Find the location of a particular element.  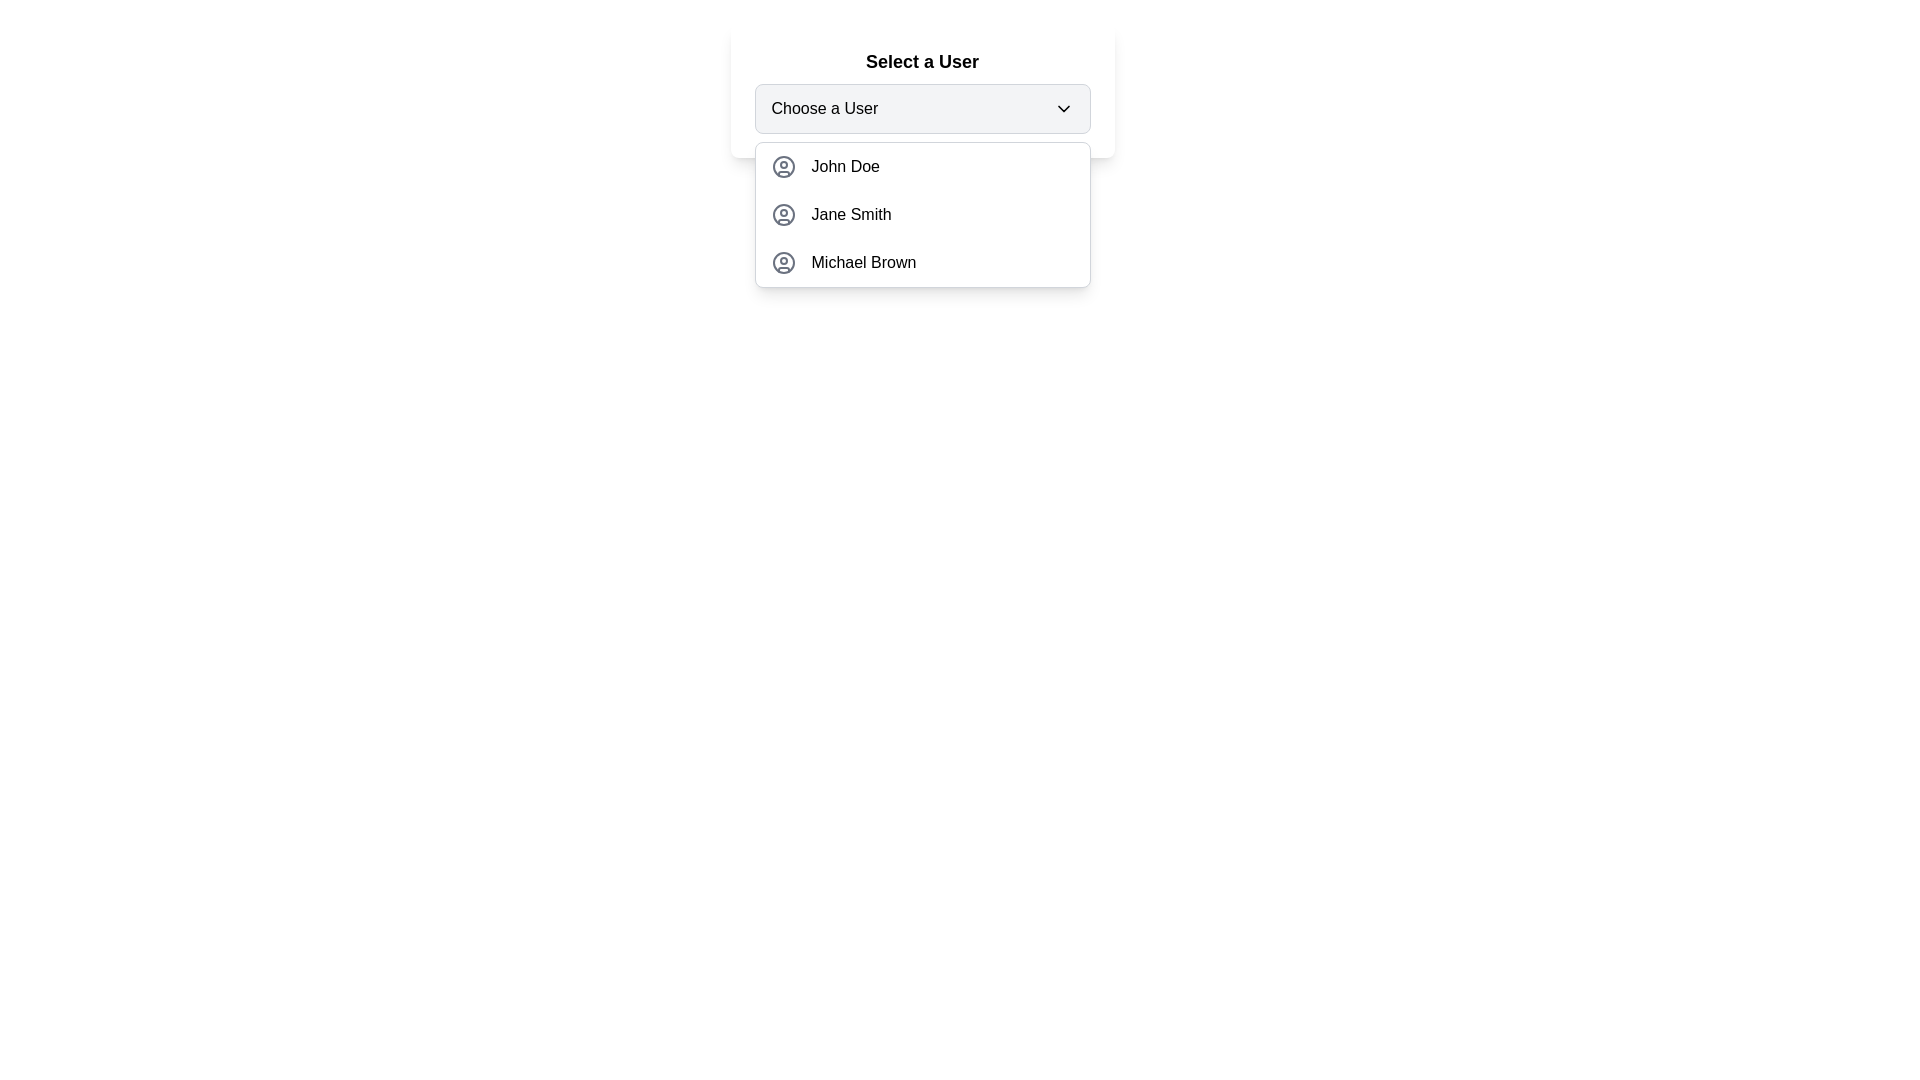

the dropdown menu located within the 'Select a User' card is located at coordinates (921, 108).